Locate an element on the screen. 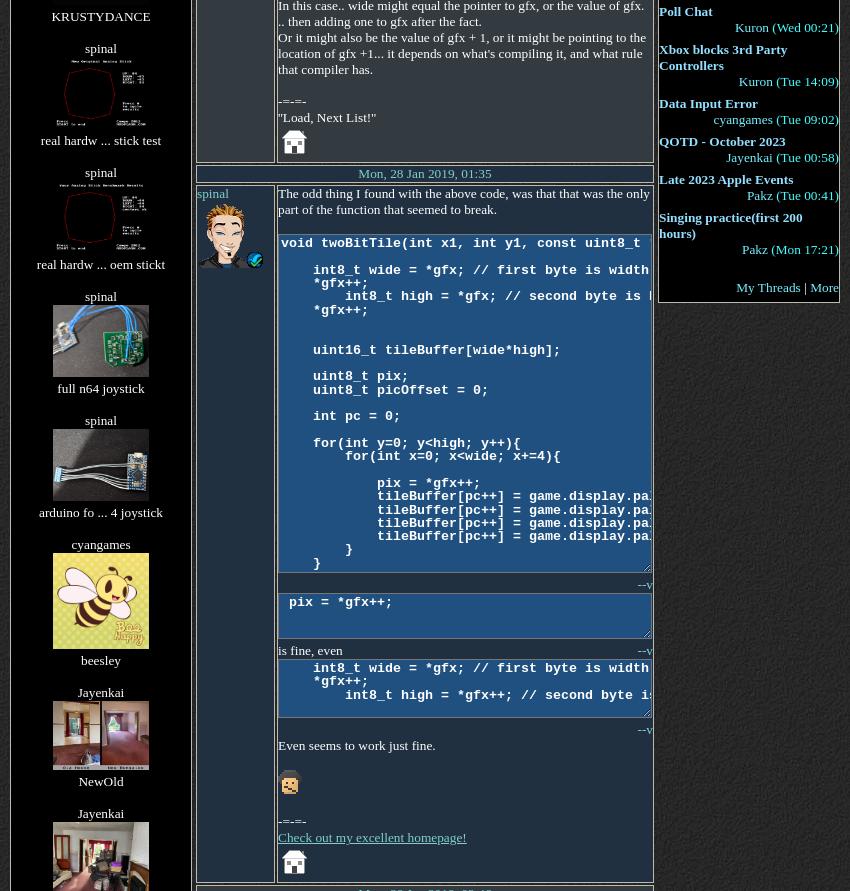 This screenshot has width=850, height=891. 'QOTD - October 2023' is located at coordinates (720, 140).